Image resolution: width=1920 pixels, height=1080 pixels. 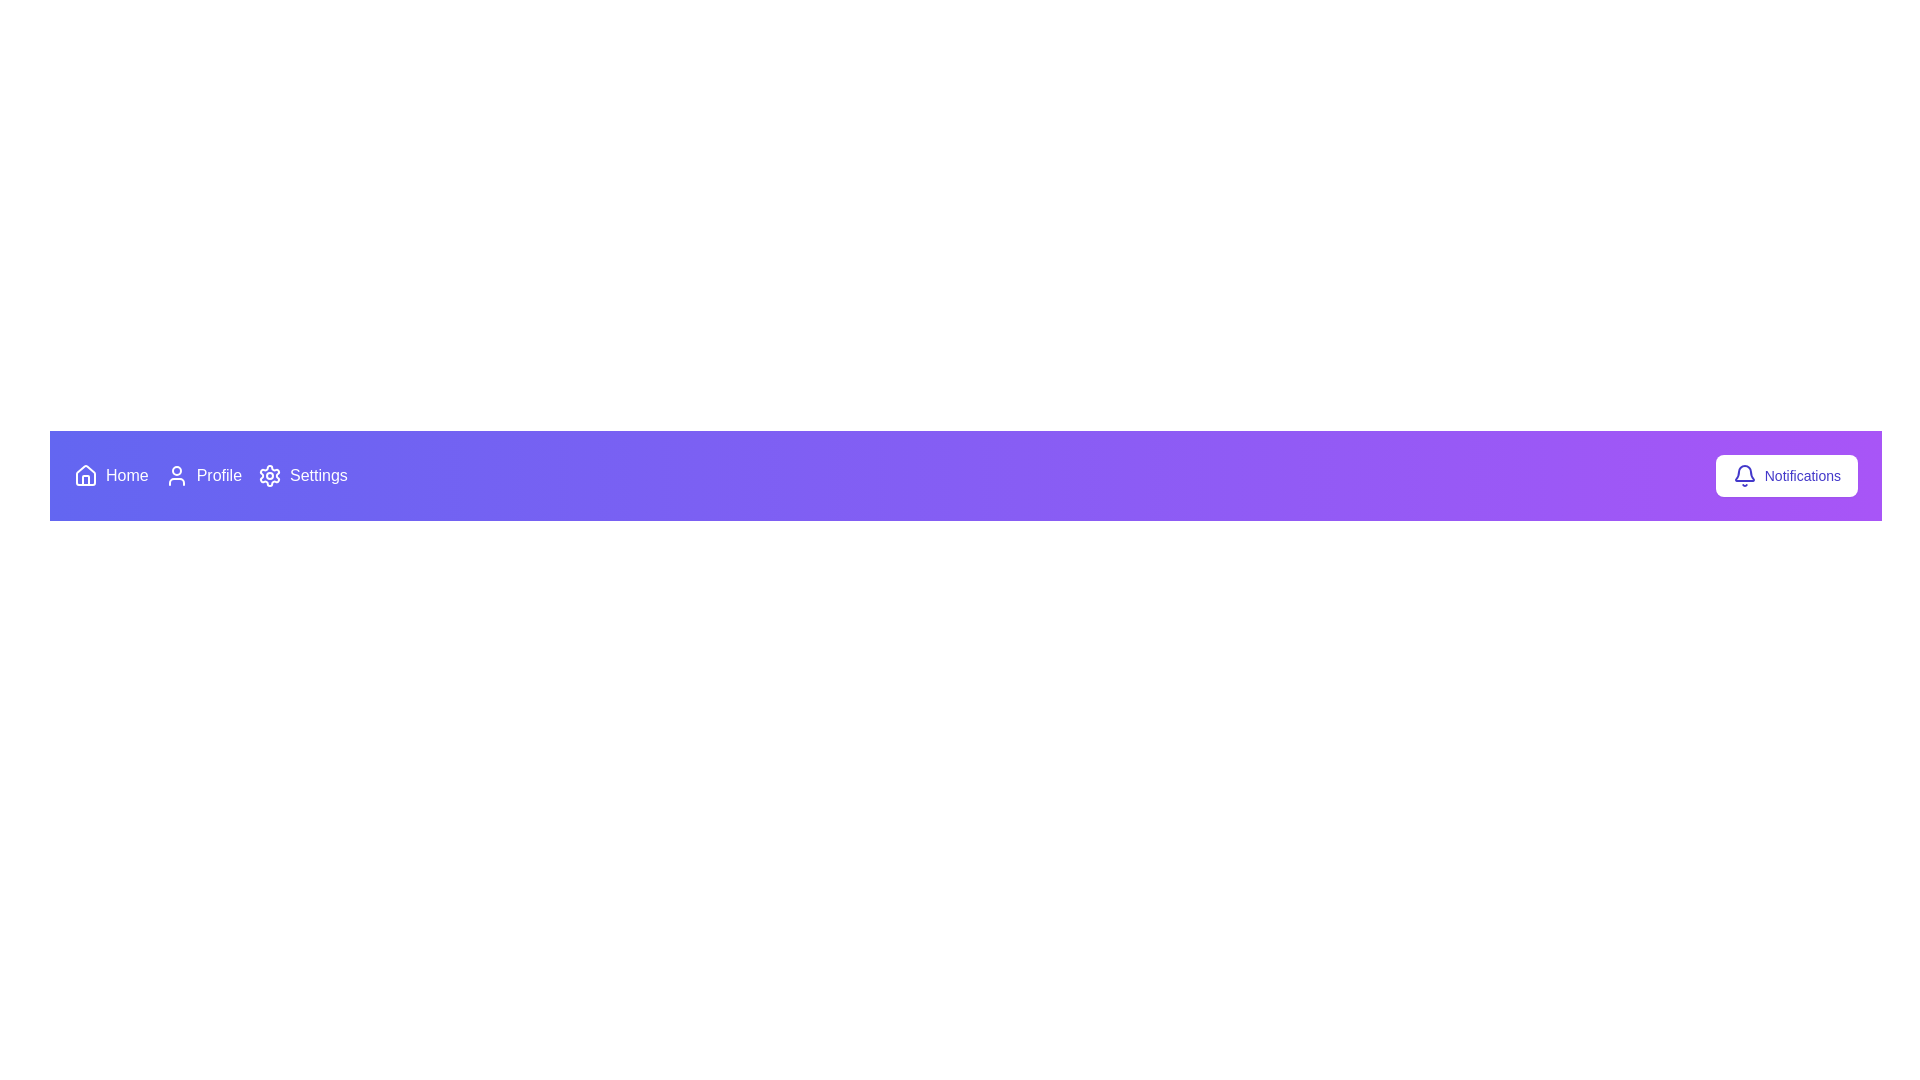 What do you see at coordinates (203, 475) in the screenshot?
I see `the navigation button positioned between the 'Home' and 'Settings' elements` at bounding box center [203, 475].